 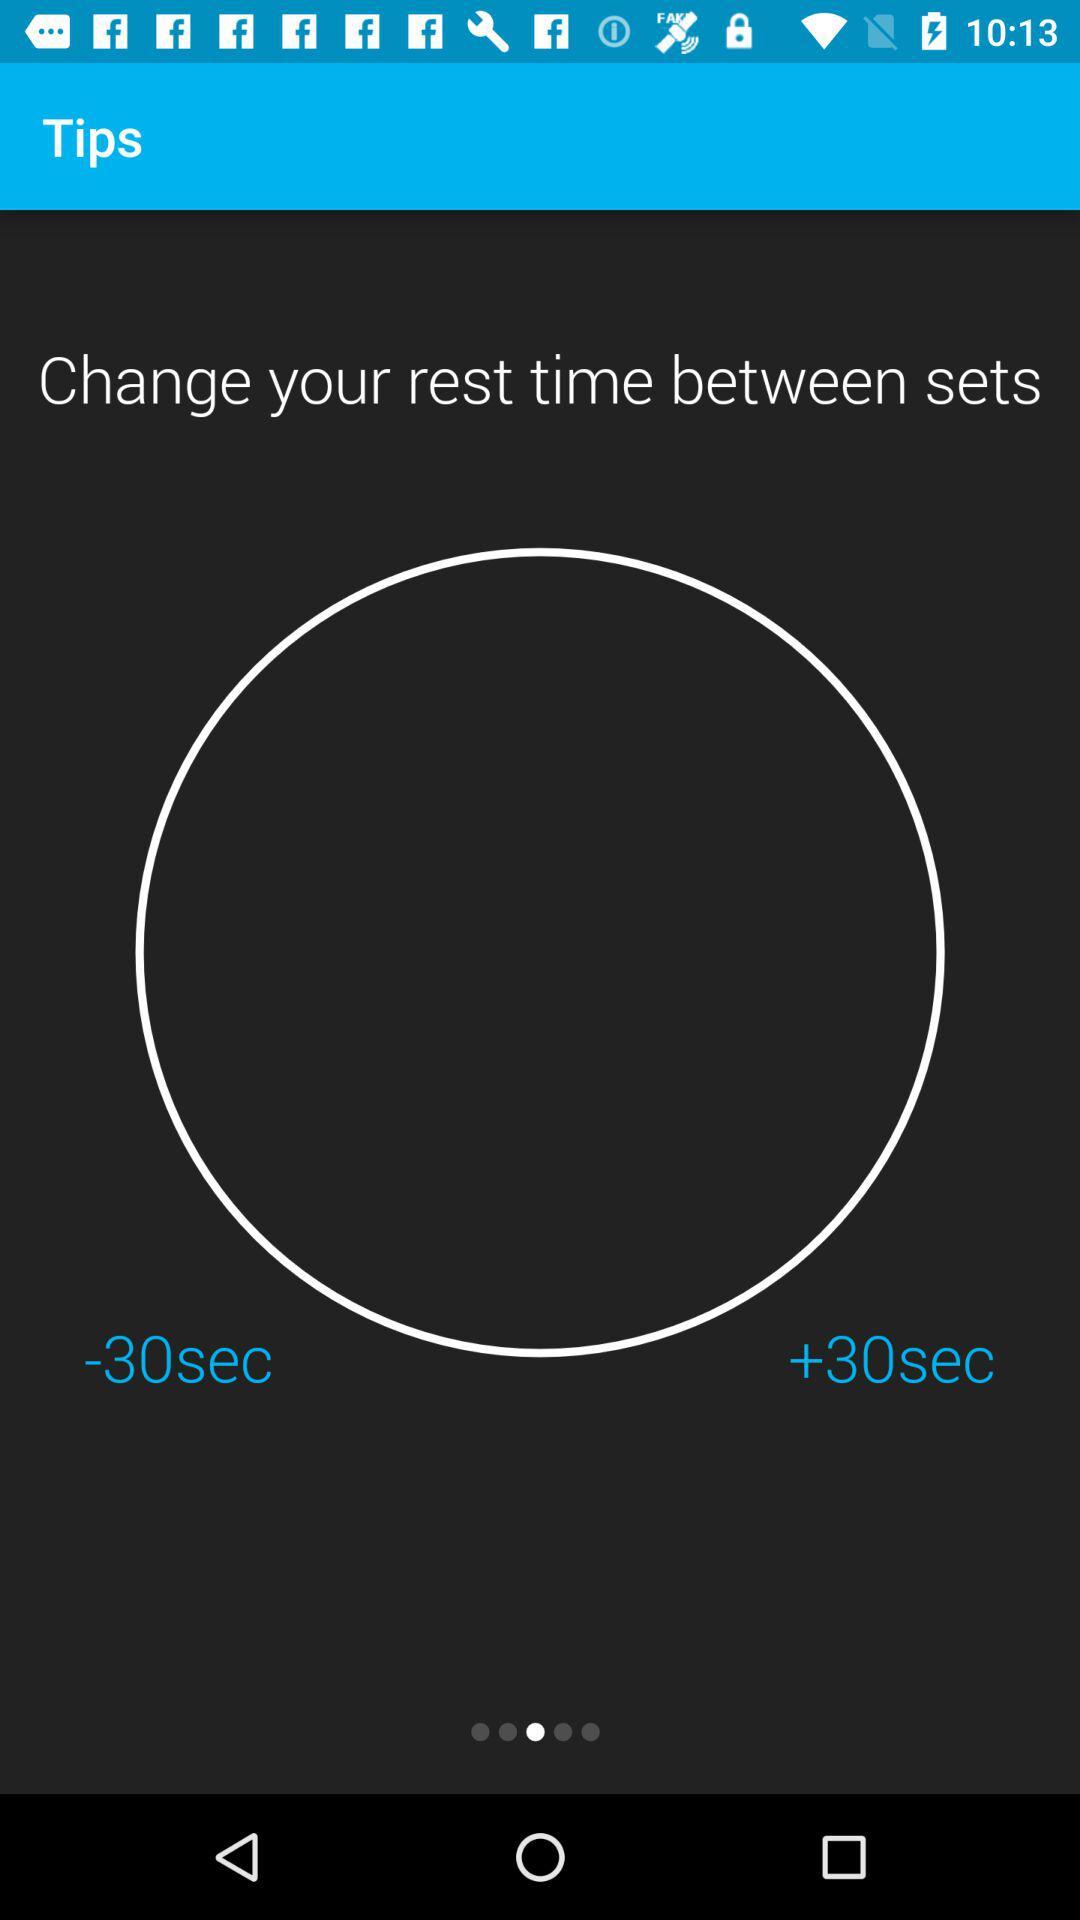 I want to click on the item below change your rest, so click(x=540, y=951).